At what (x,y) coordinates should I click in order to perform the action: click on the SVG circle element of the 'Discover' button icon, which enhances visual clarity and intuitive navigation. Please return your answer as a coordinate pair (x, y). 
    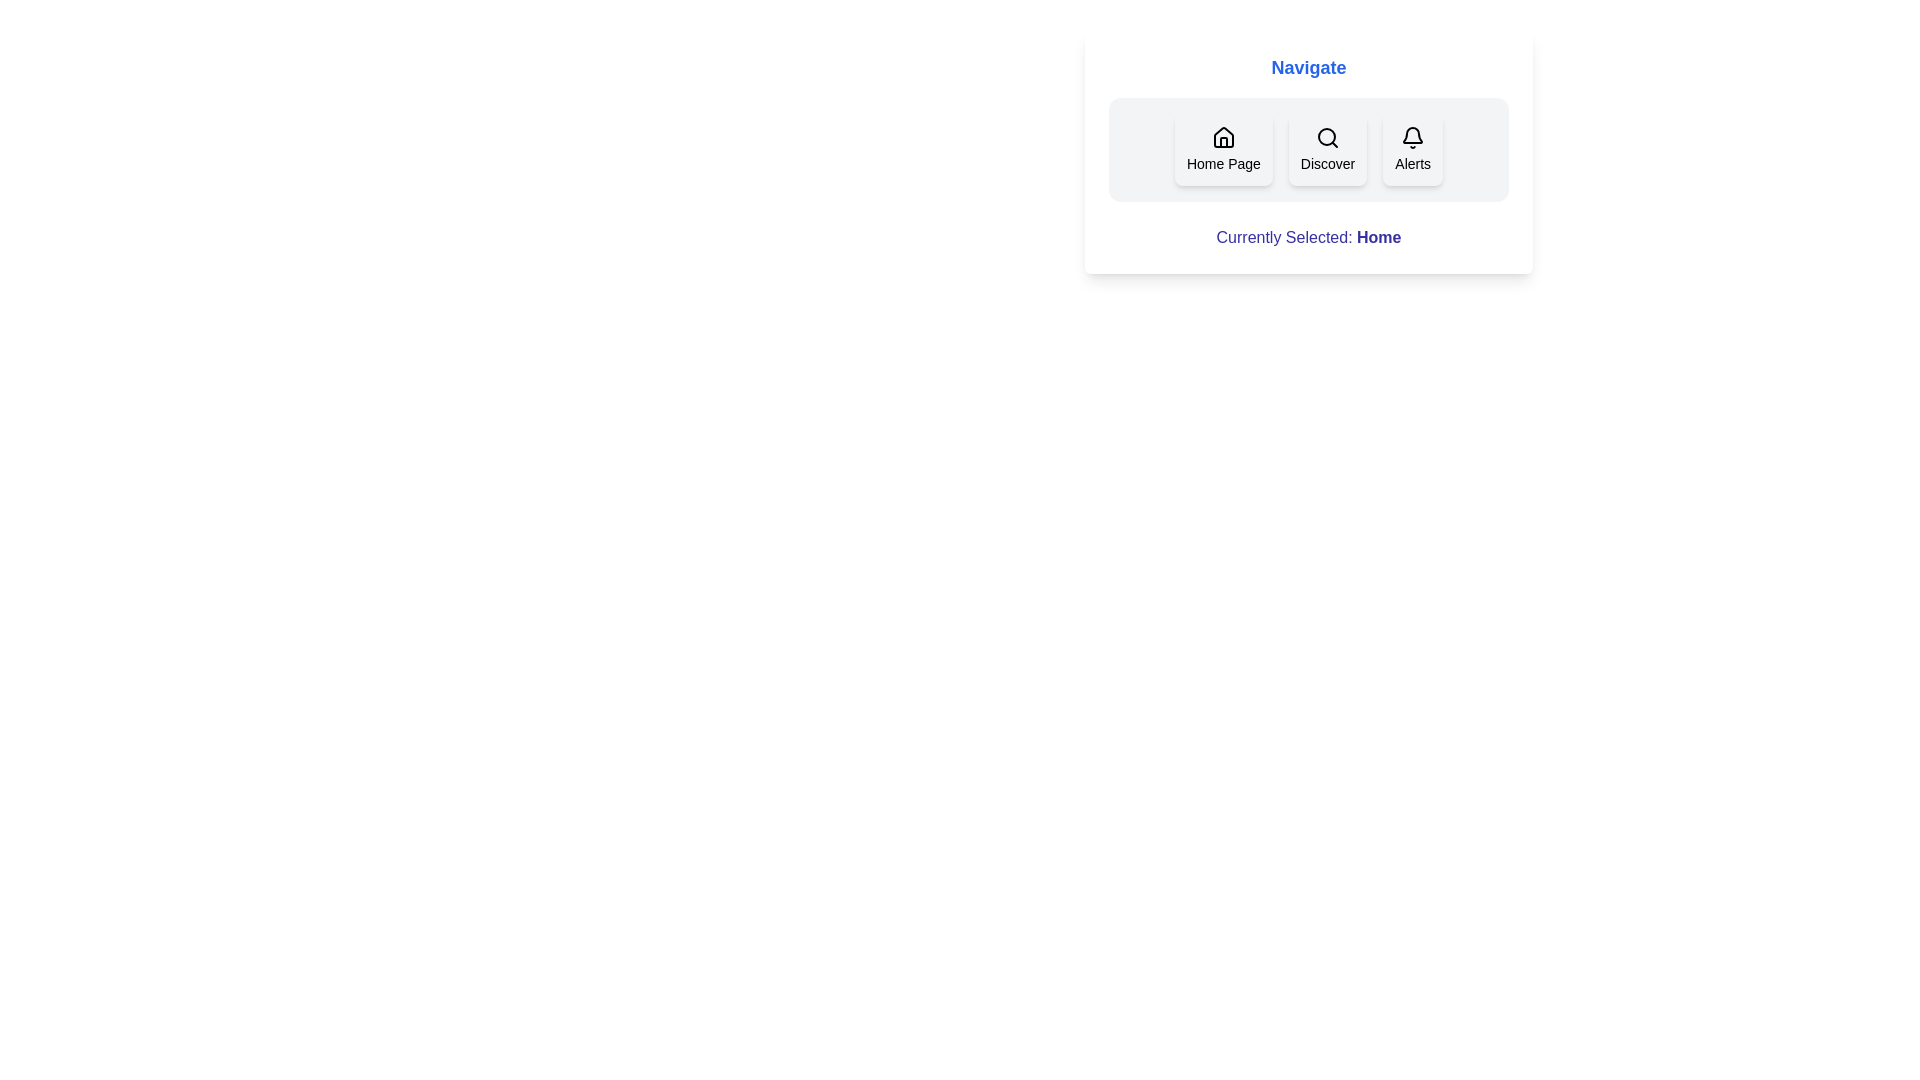
    Looking at the image, I should click on (1327, 136).